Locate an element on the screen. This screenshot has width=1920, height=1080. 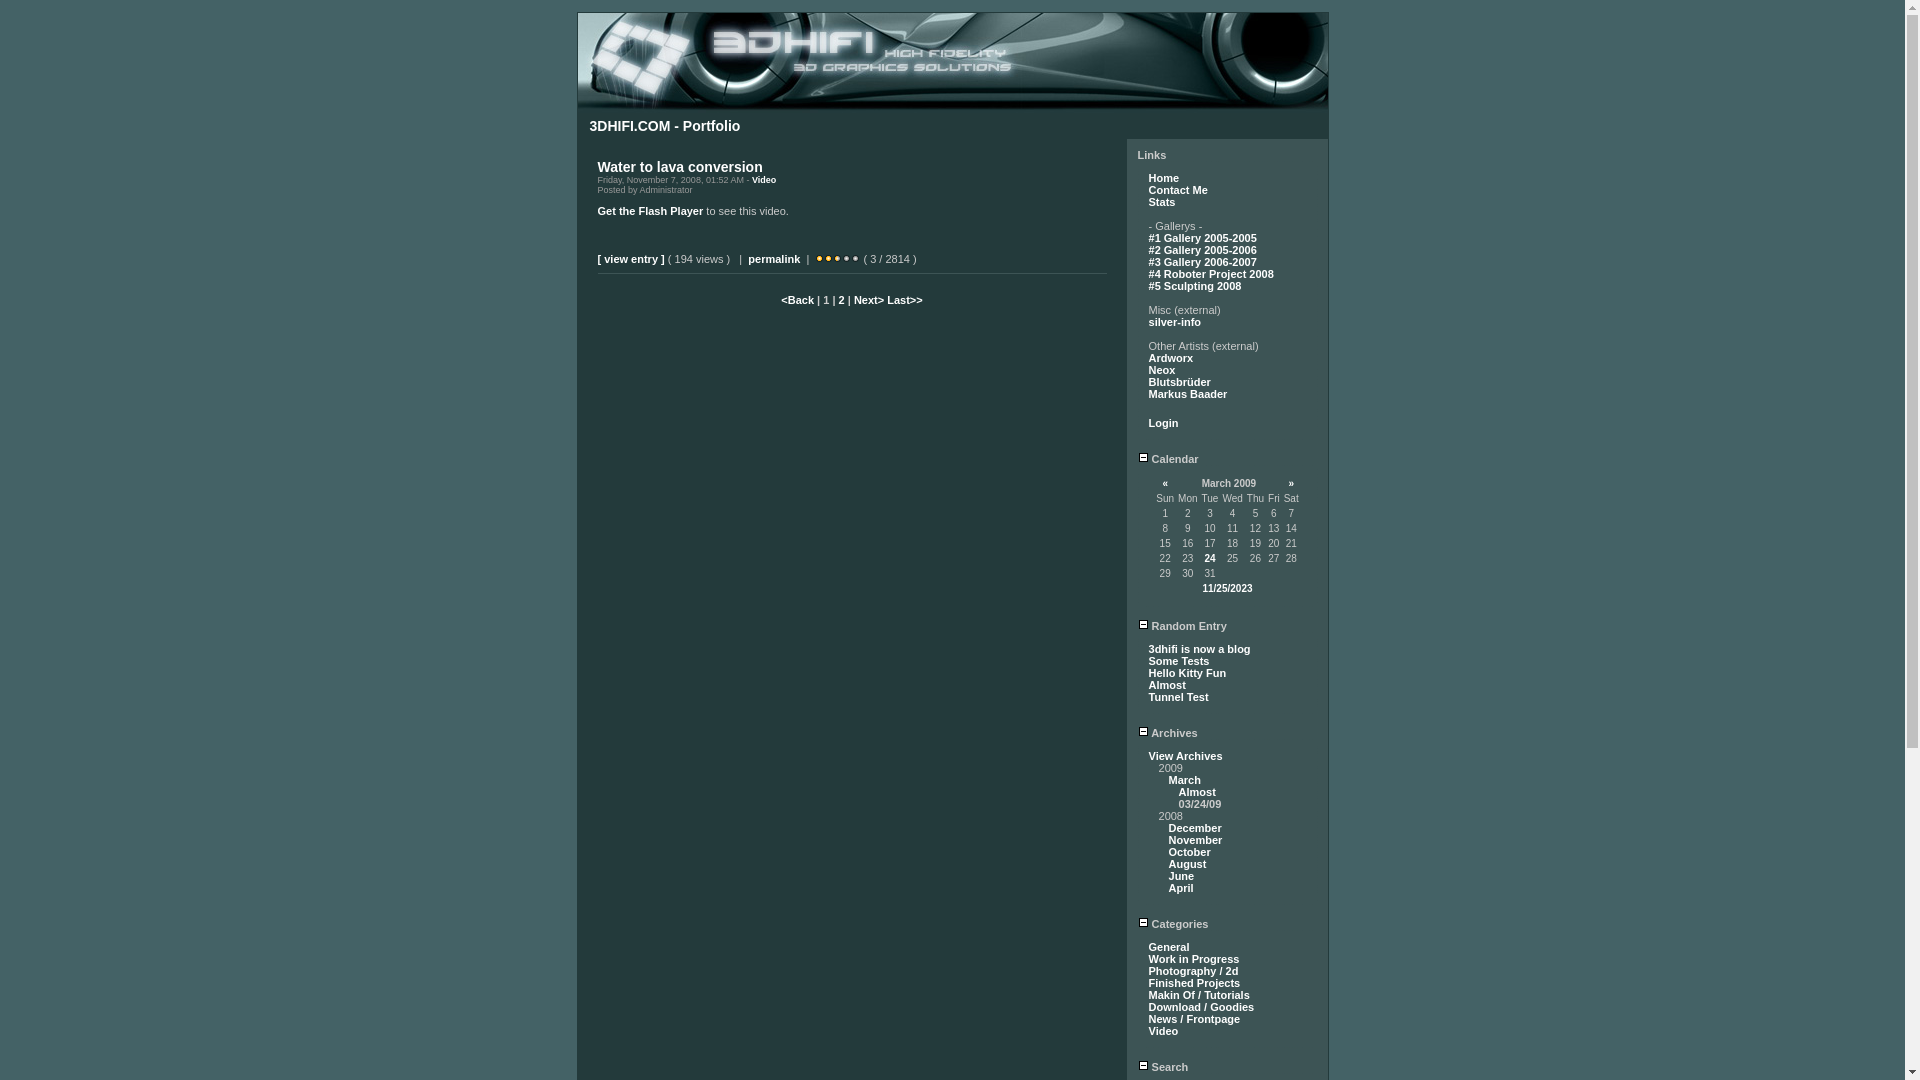
'Ardworx' is located at coordinates (1171, 357).